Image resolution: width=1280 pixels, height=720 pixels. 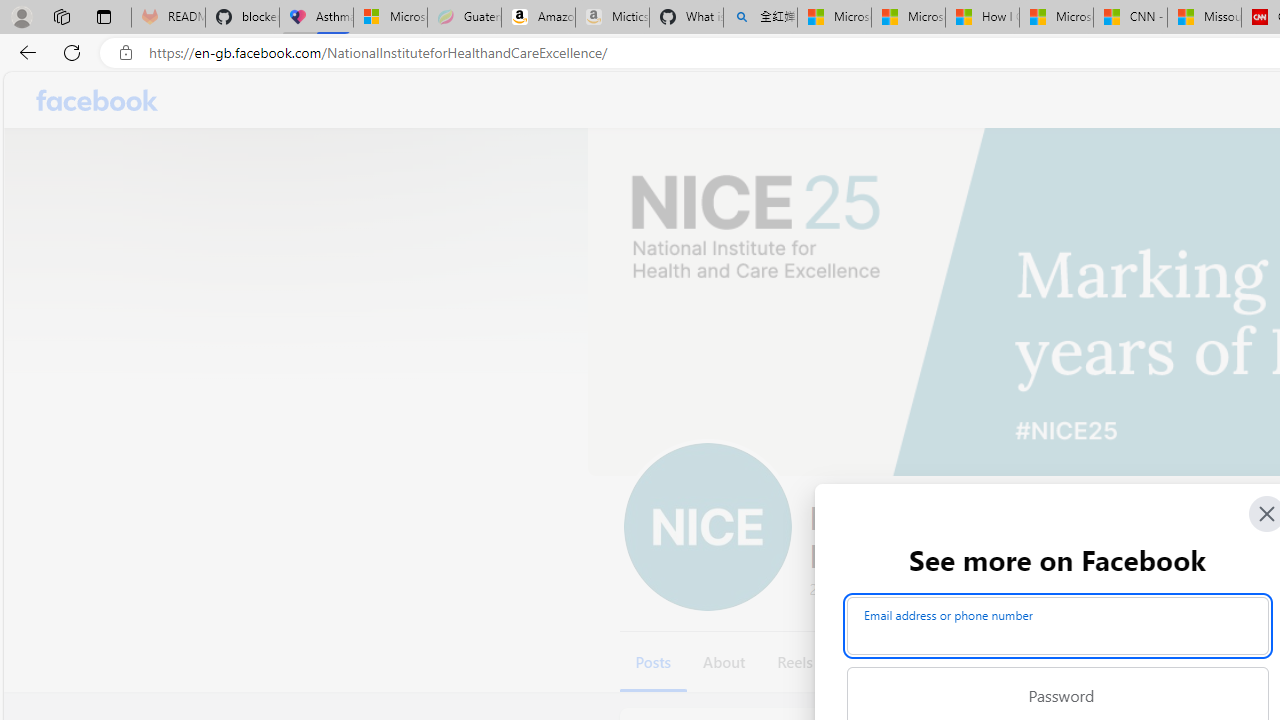 What do you see at coordinates (96, 100) in the screenshot?
I see `'Facebook'` at bounding box center [96, 100].